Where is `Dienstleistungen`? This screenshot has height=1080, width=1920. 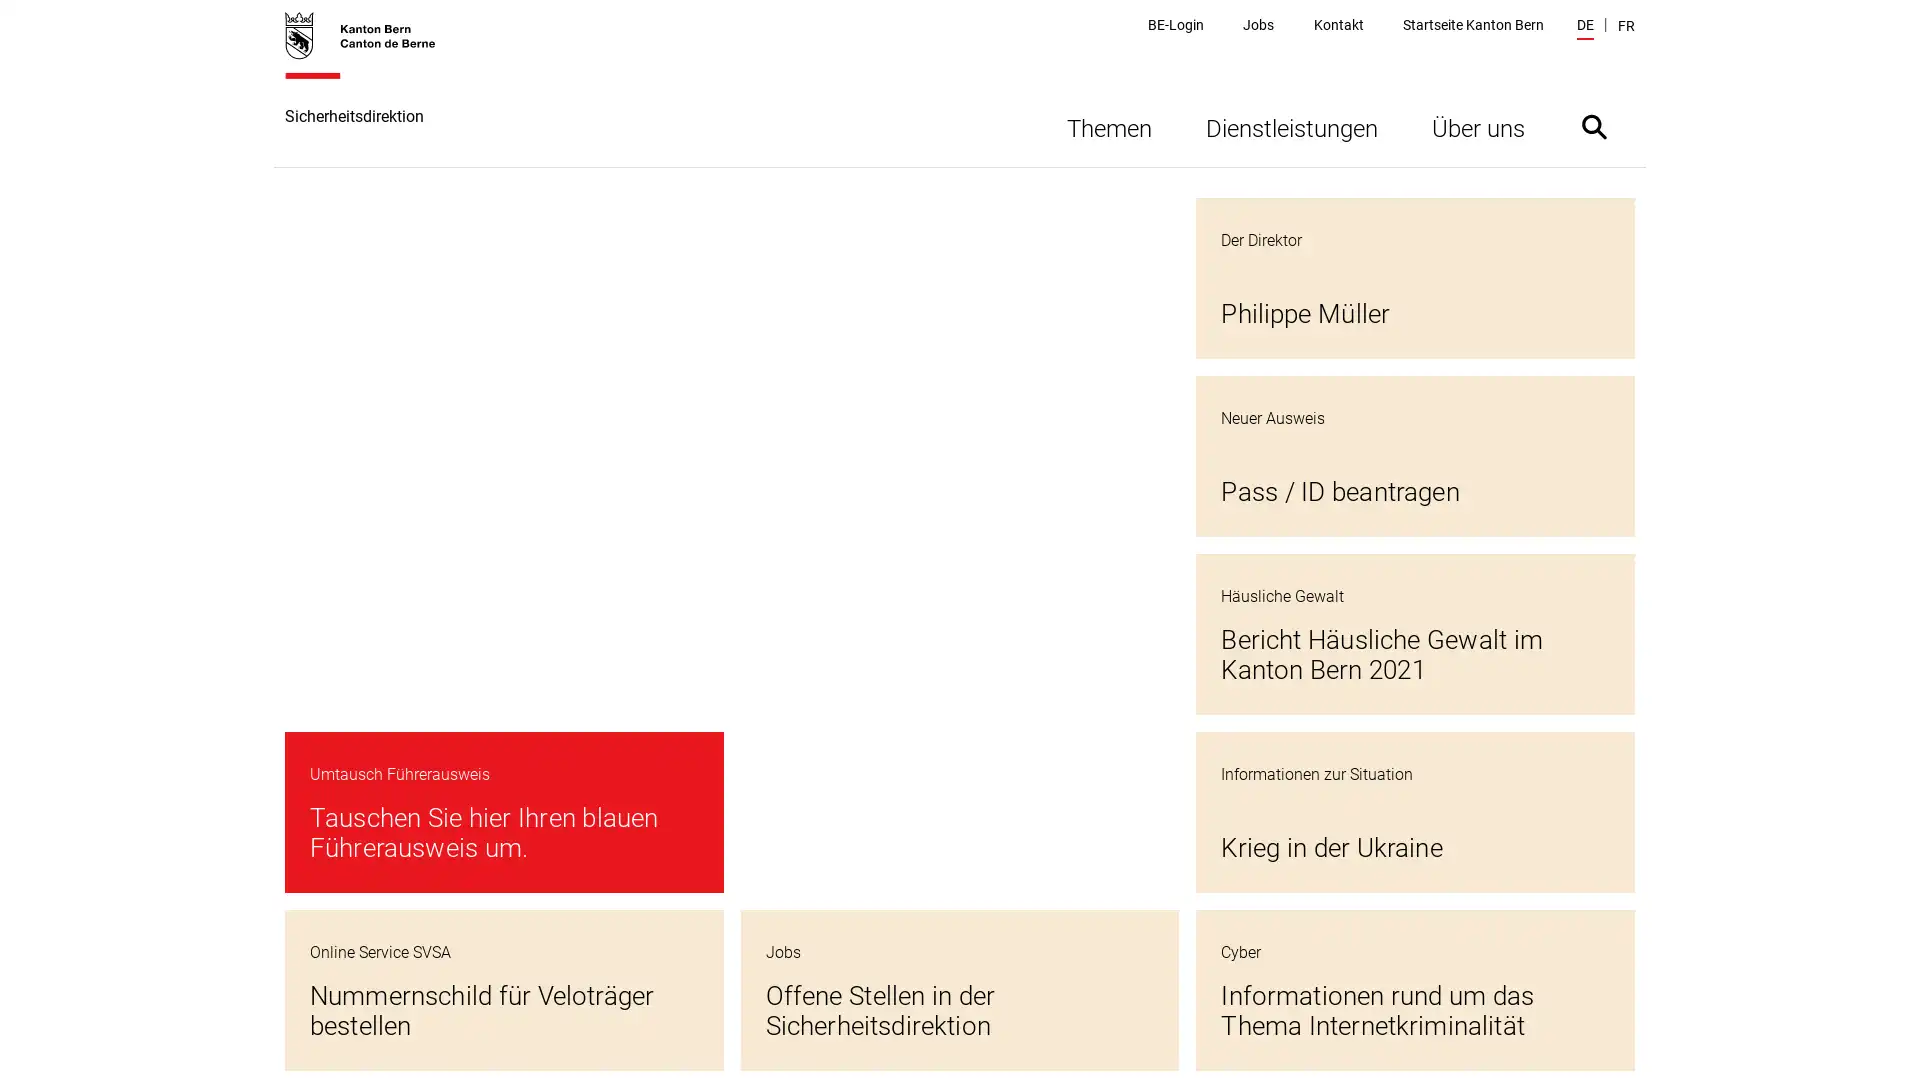 Dienstleistungen is located at coordinates (1291, 128).